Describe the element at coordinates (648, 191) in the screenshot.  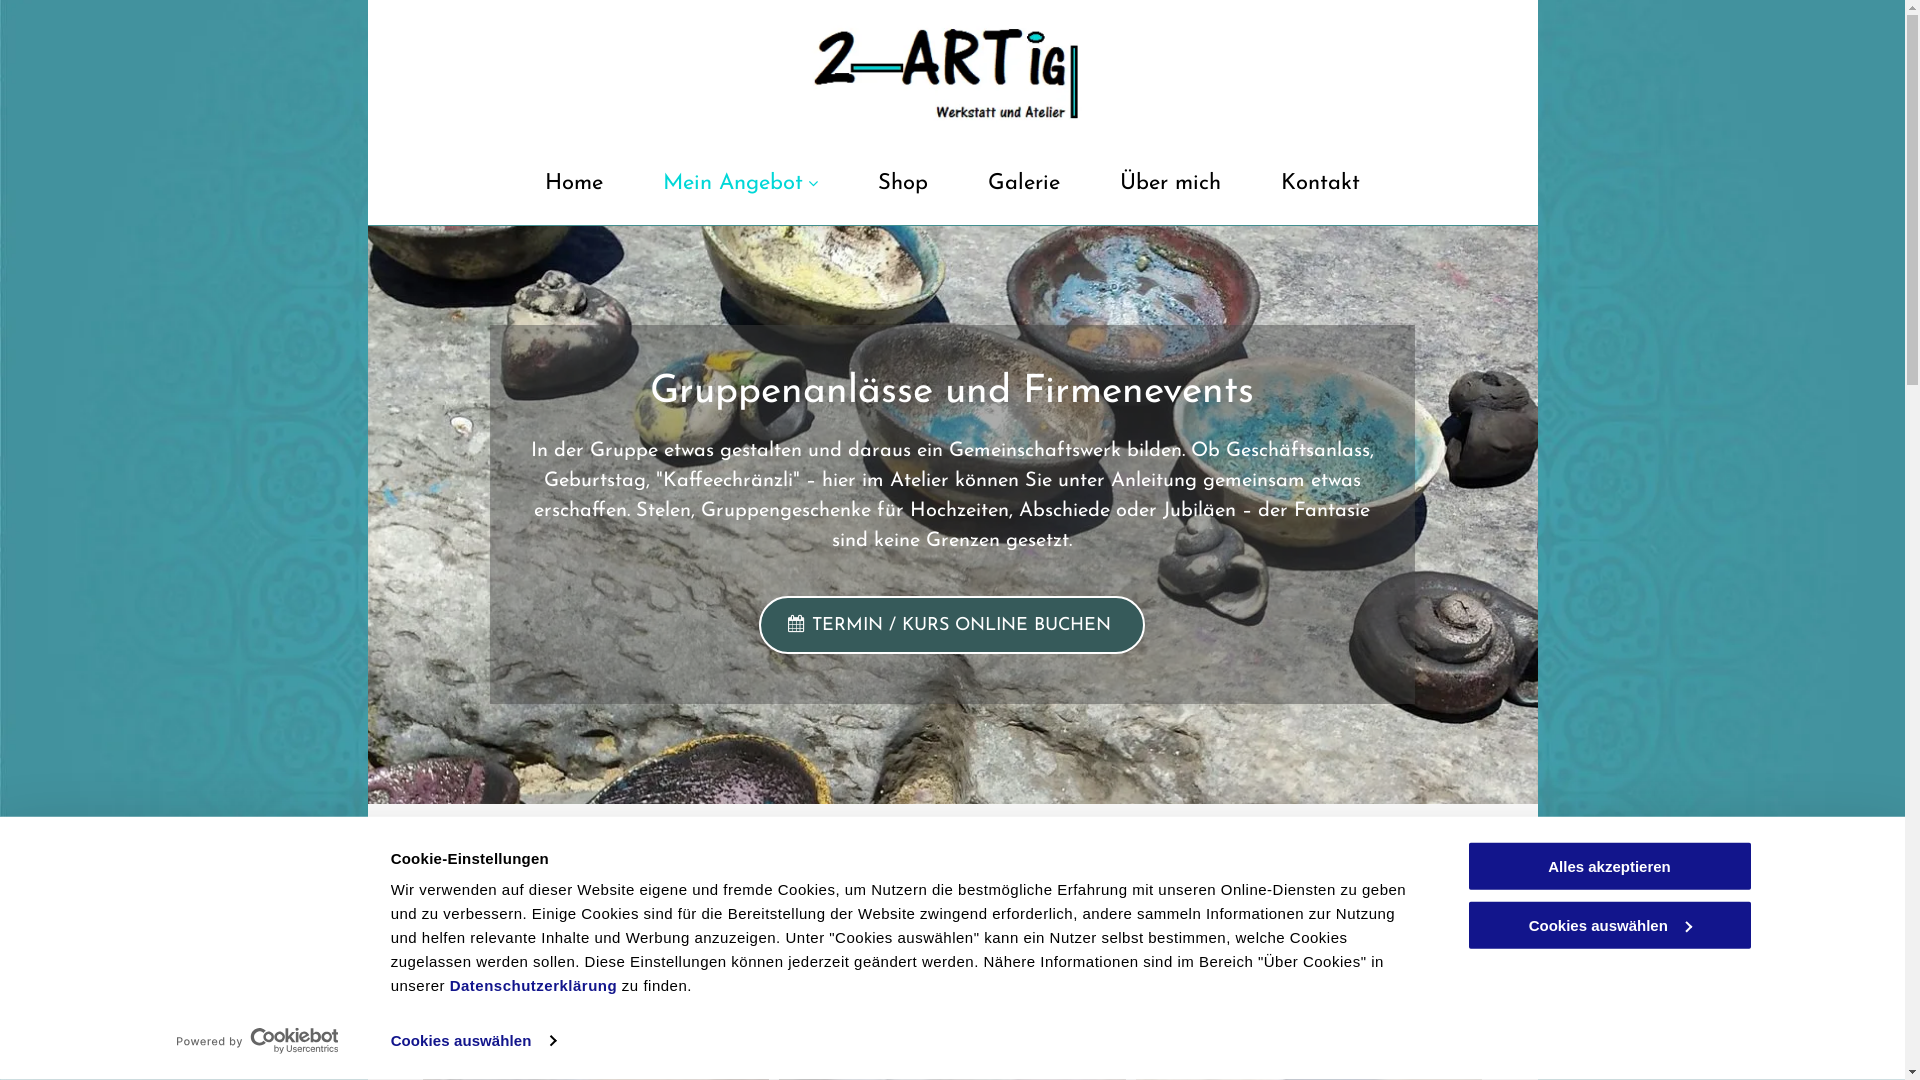
I see `'Mein Angebot'` at that location.